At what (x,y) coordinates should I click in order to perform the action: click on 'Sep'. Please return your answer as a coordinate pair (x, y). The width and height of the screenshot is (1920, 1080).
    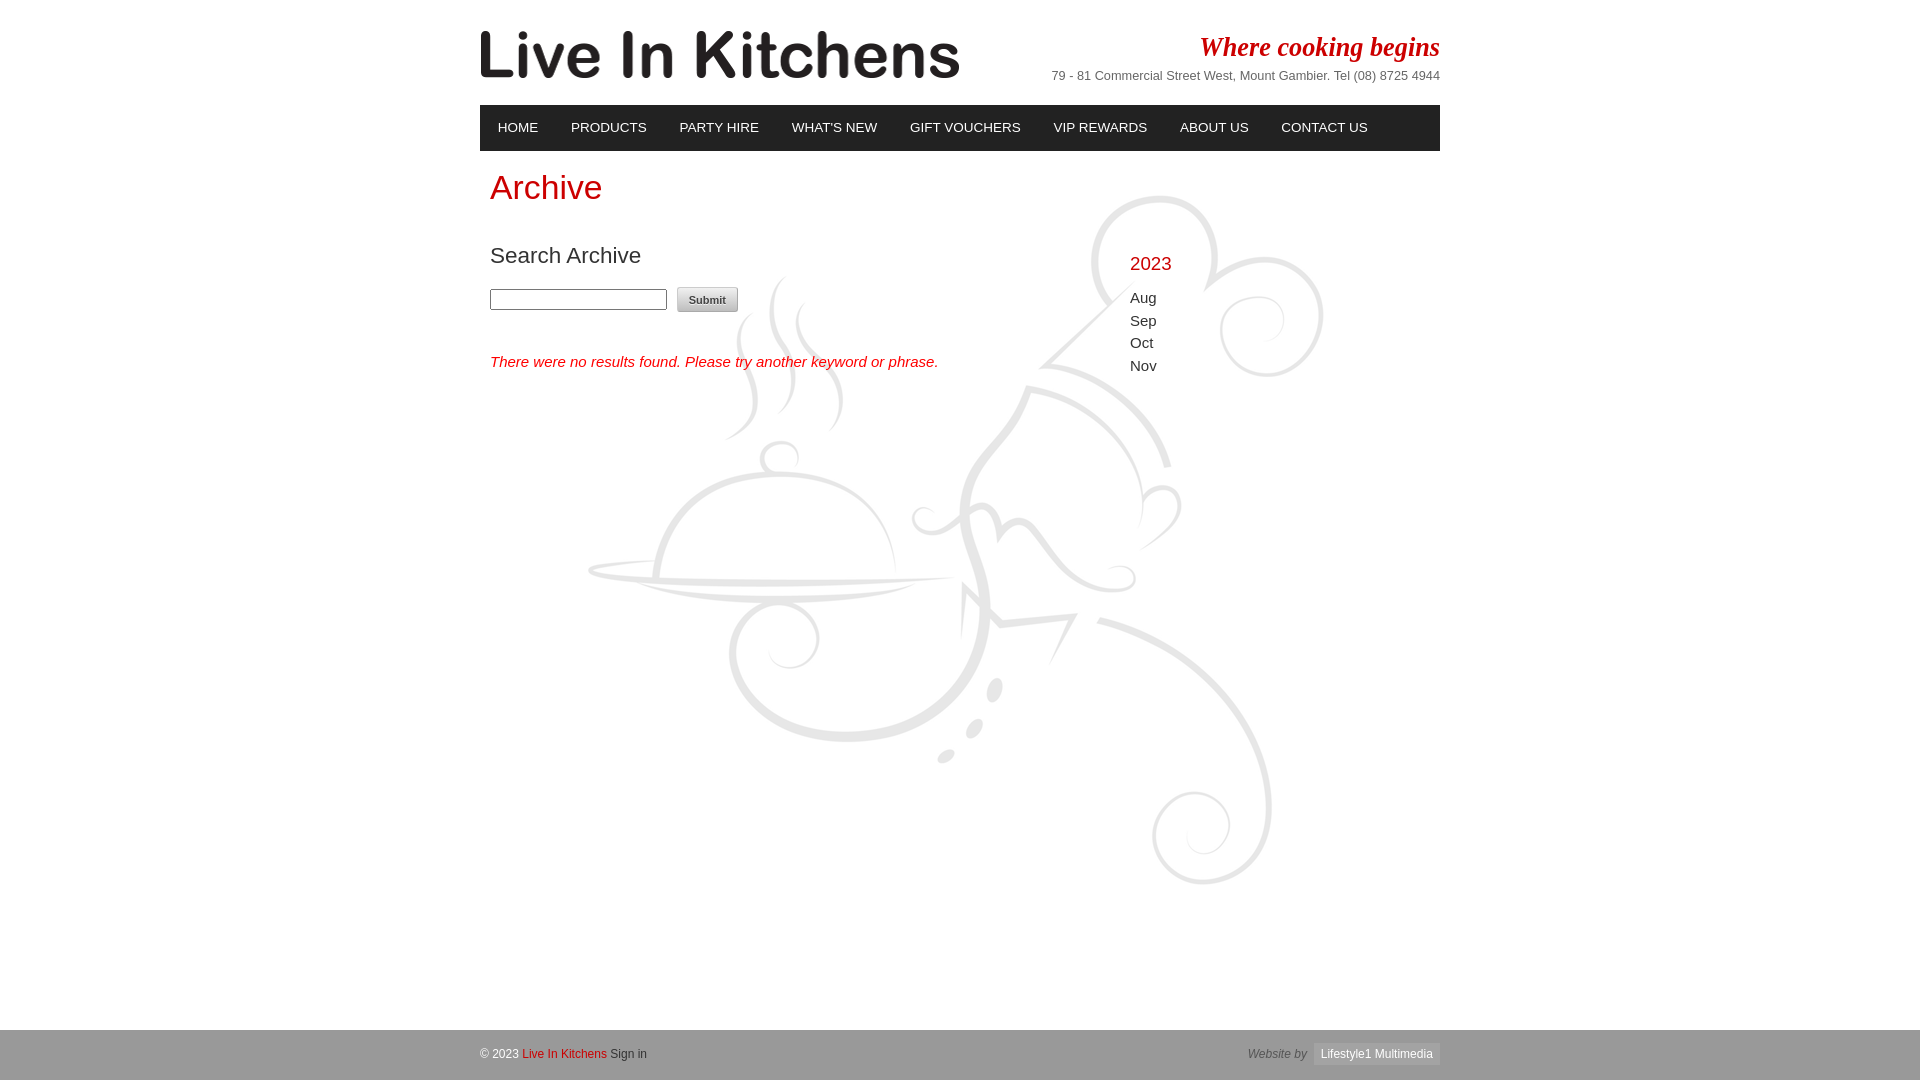
    Looking at the image, I should click on (1143, 319).